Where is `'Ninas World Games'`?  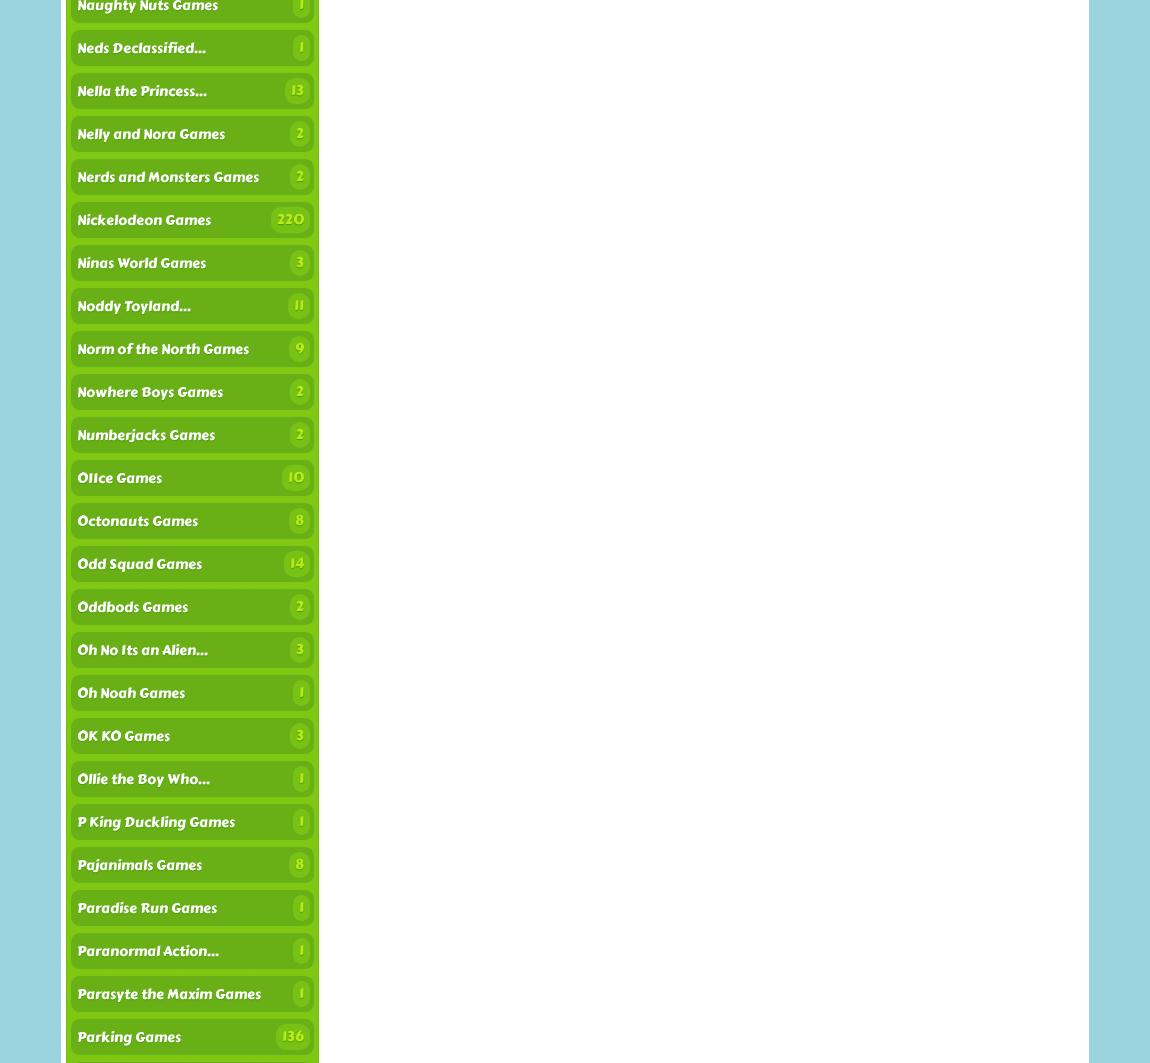 'Ninas World Games' is located at coordinates (76, 263).